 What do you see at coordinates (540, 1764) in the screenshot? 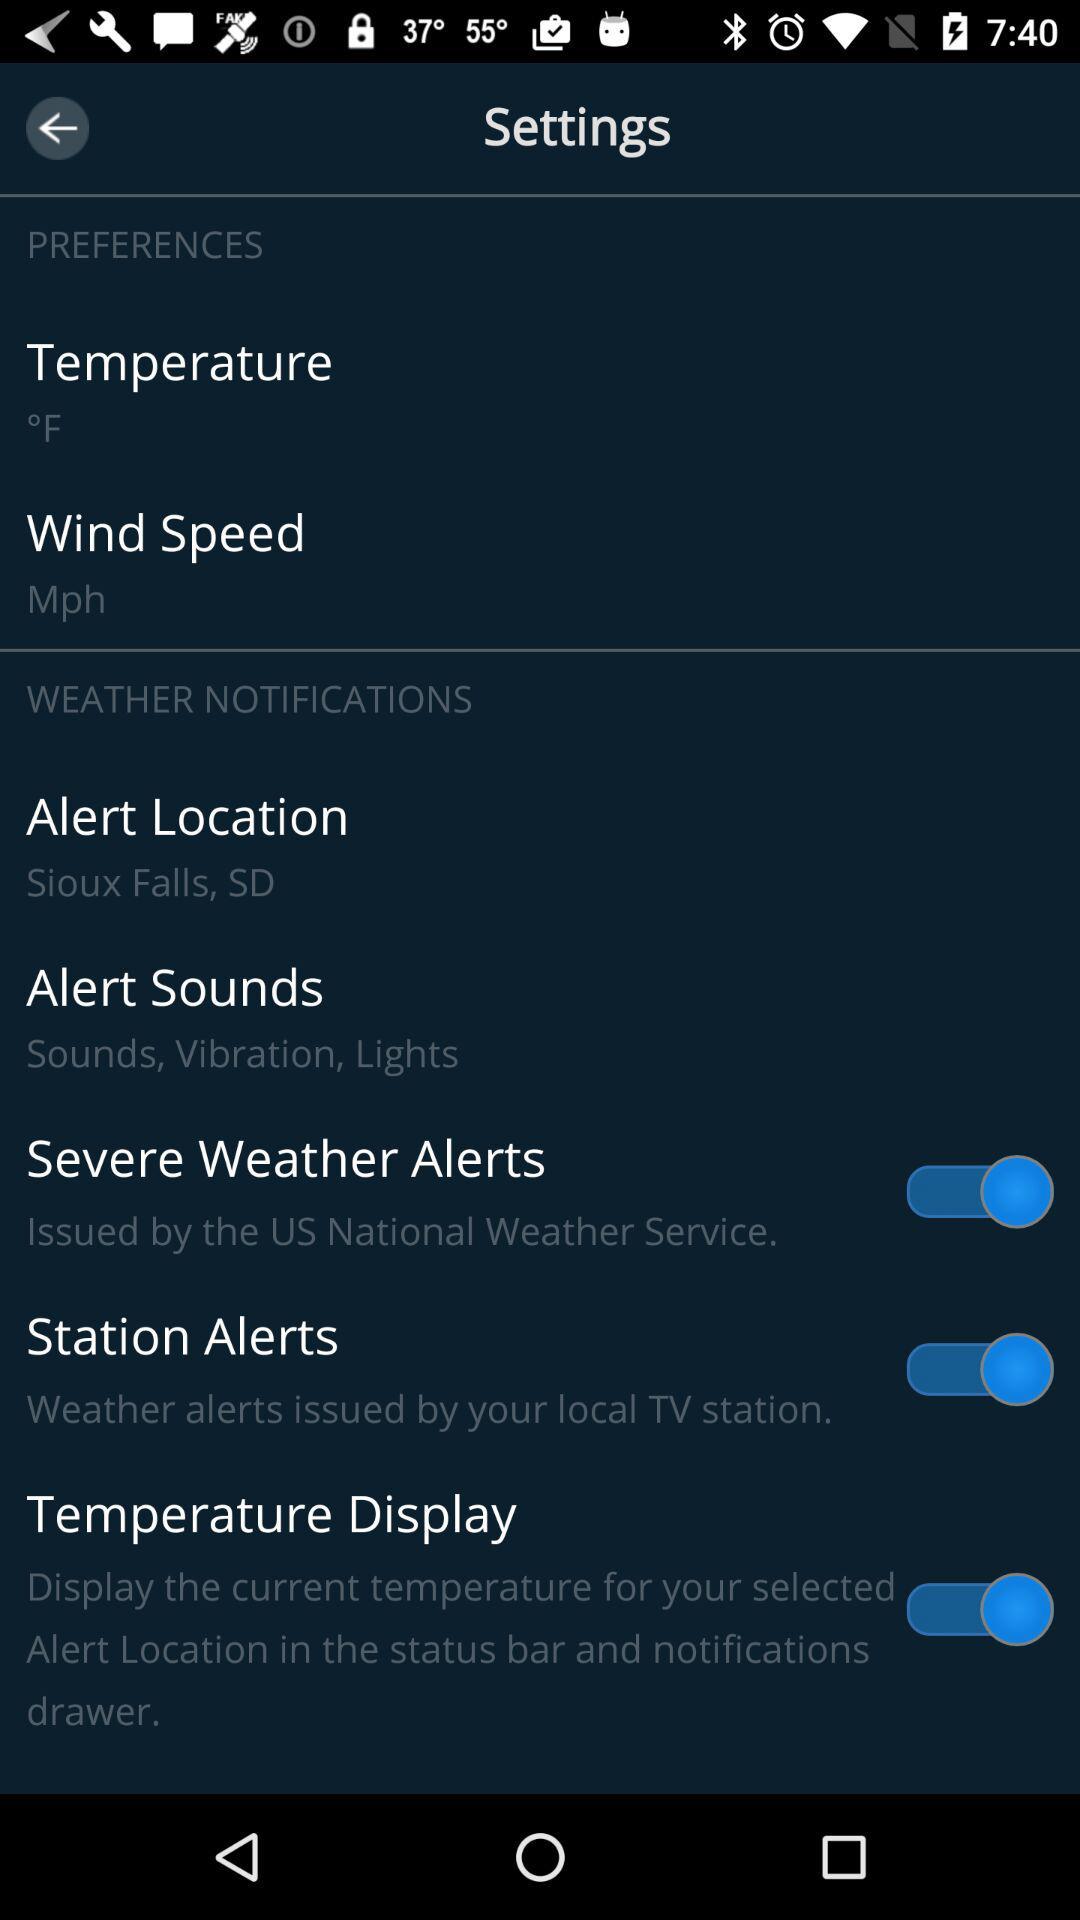
I see `item below the temperature display display item` at bounding box center [540, 1764].